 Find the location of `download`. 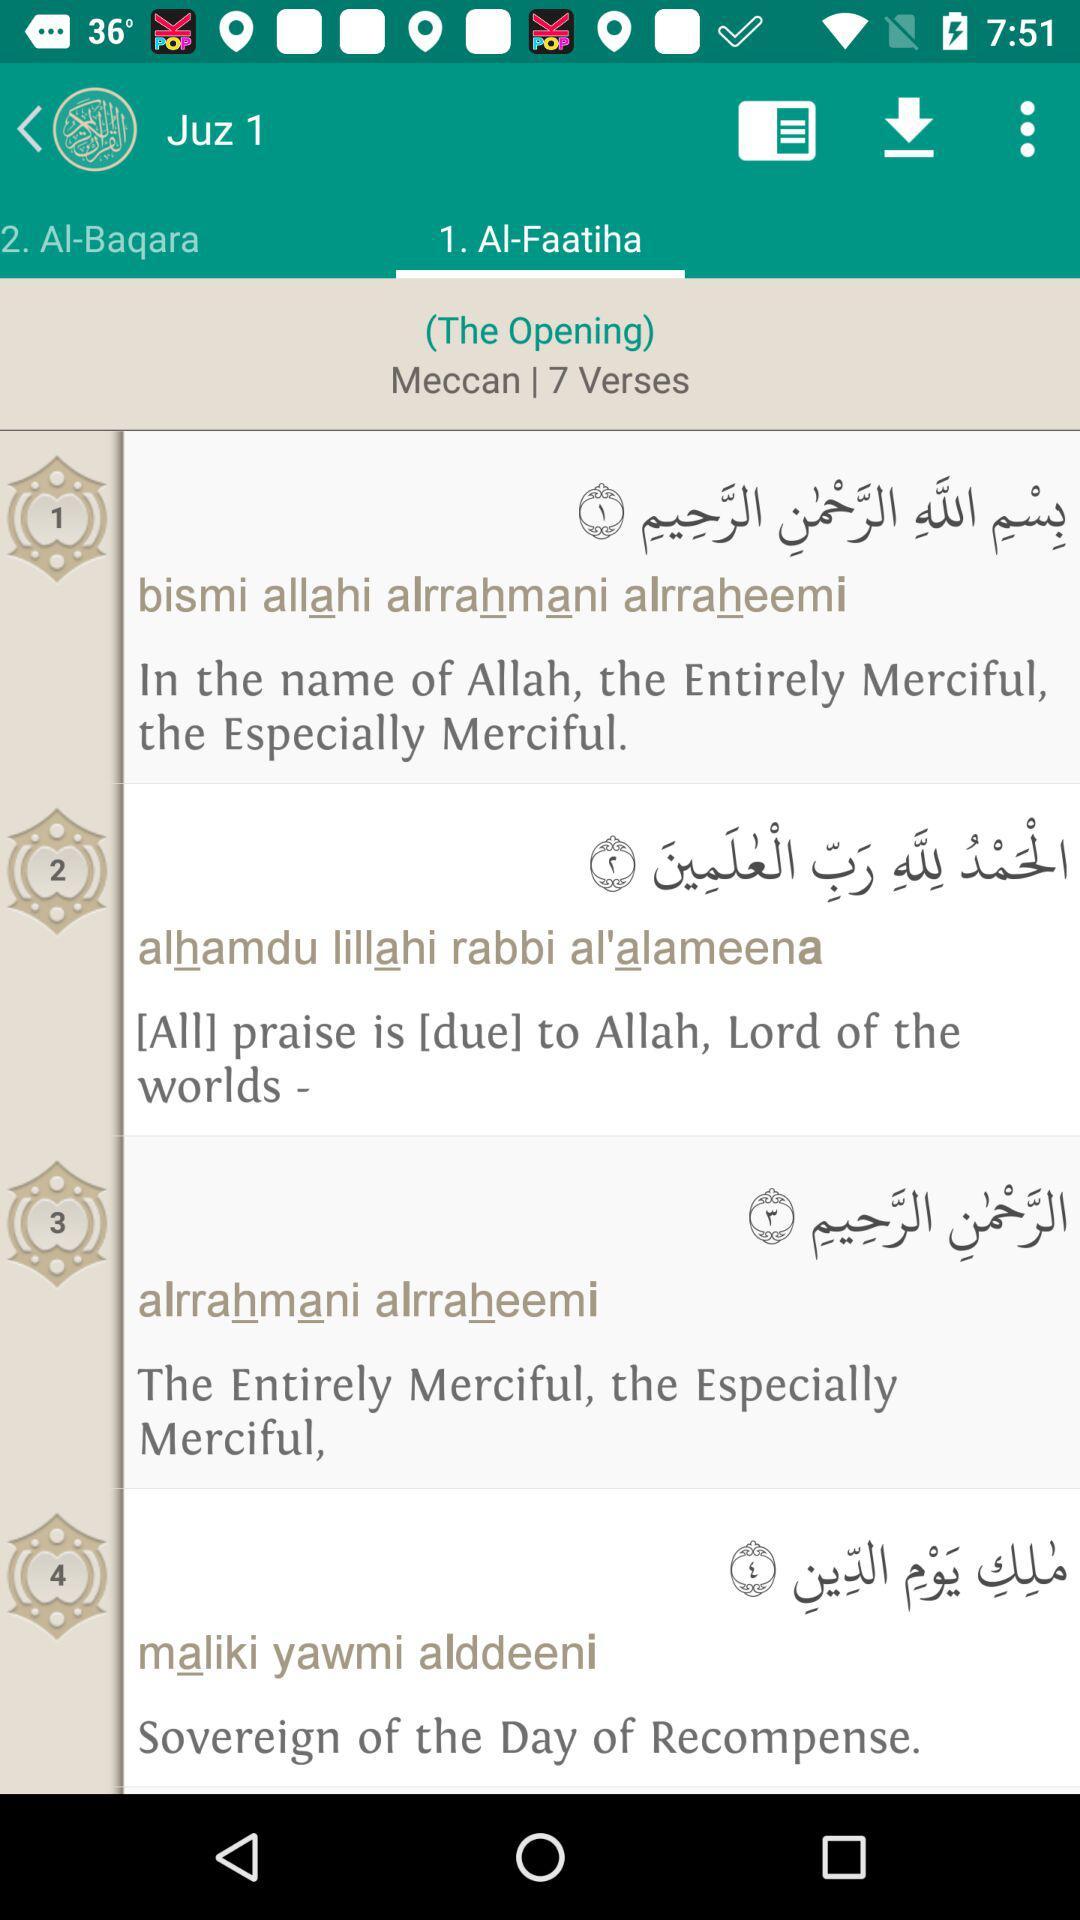

download is located at coordinates (909, 127).